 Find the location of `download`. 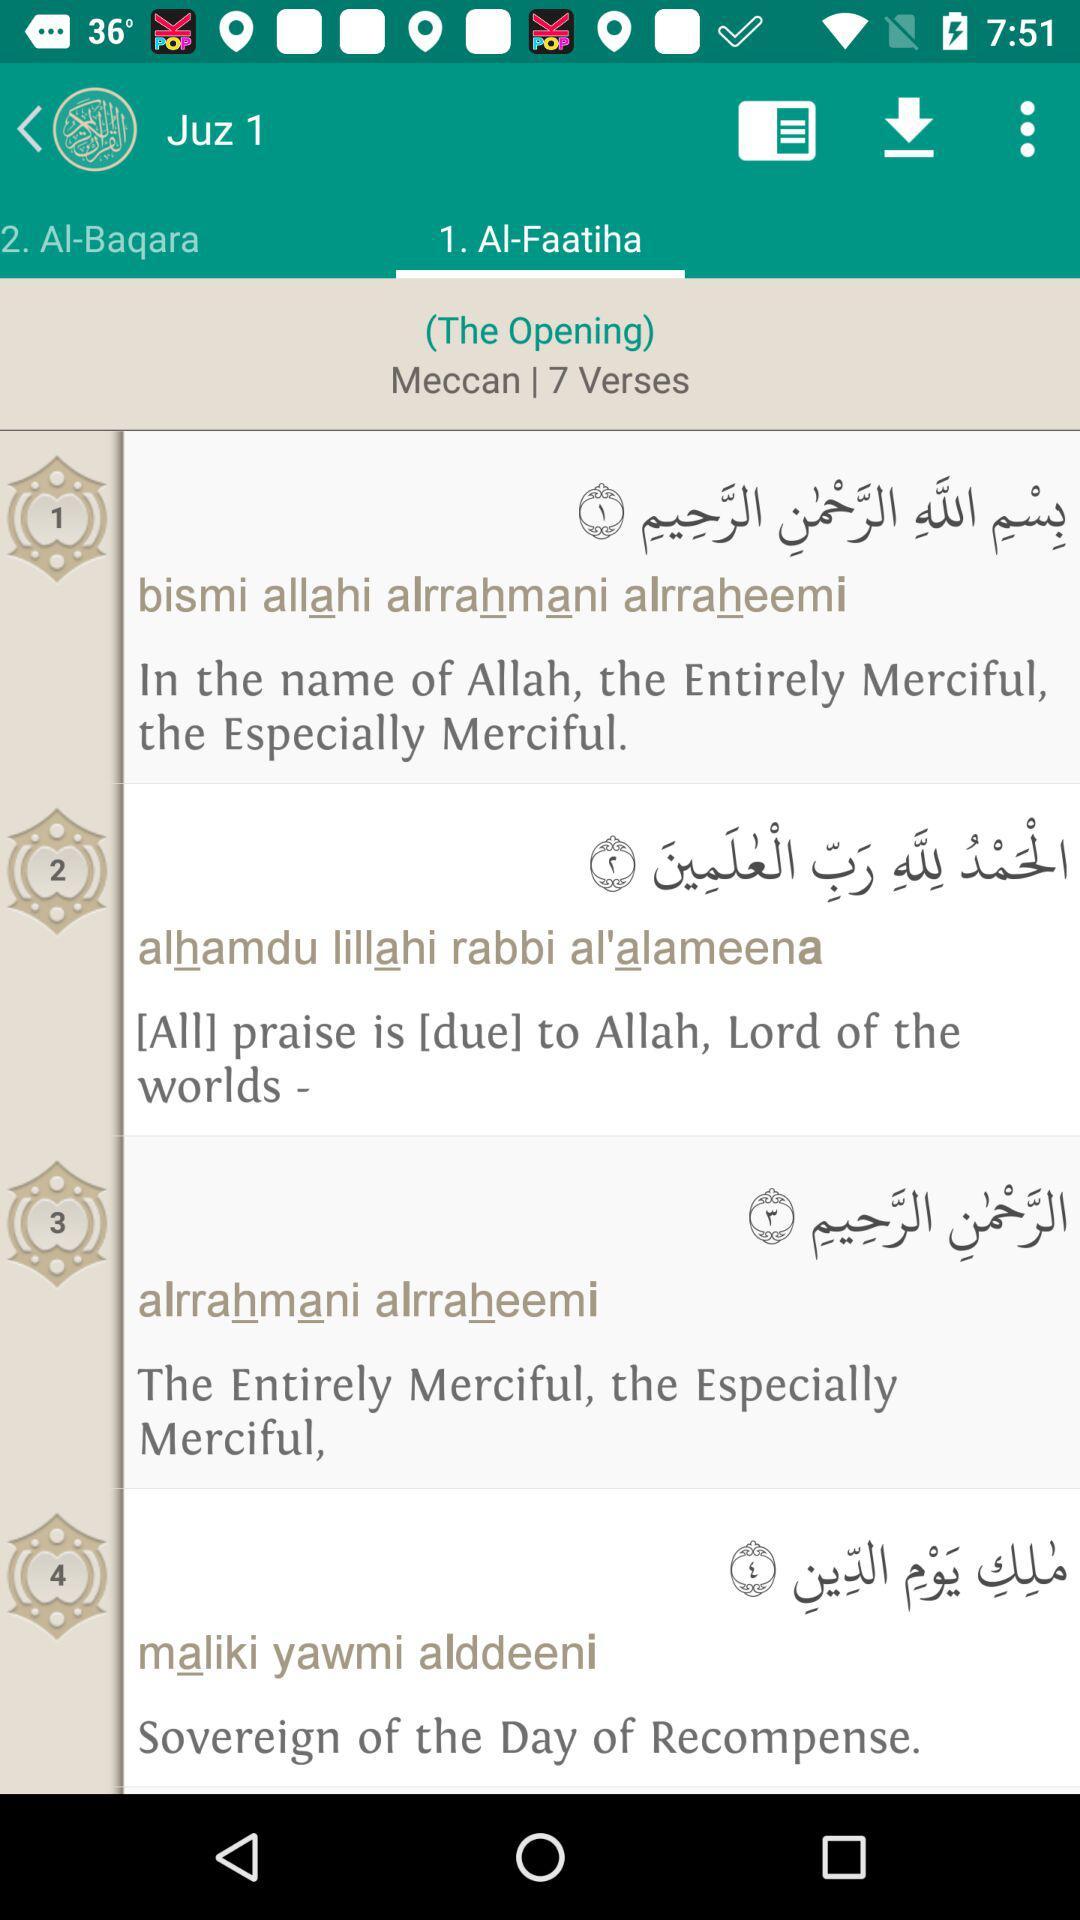

download is located at coordinates (909, 127).